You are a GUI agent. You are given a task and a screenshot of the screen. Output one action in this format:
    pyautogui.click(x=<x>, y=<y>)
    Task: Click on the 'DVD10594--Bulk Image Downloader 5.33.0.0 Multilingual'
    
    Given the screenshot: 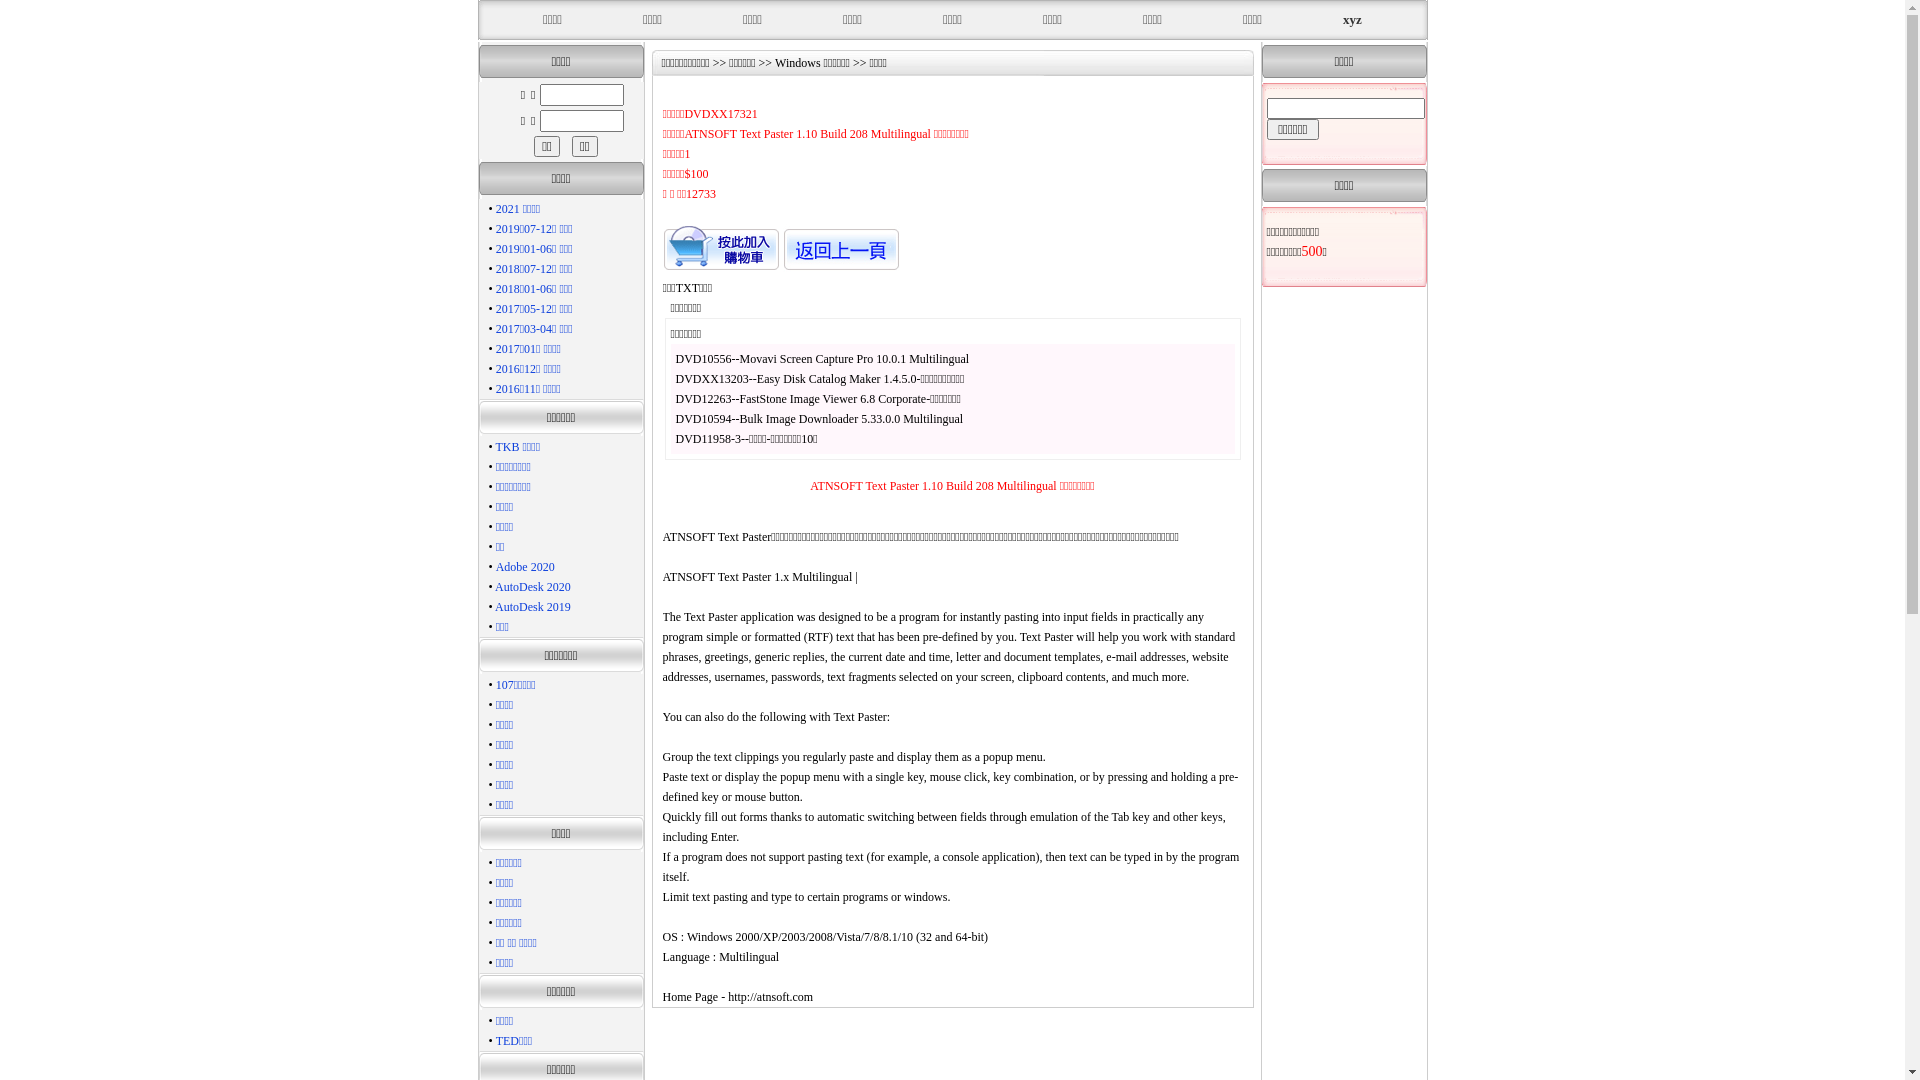 What is the action you would take?
    pyautogui.click(x=820, y=418)
    